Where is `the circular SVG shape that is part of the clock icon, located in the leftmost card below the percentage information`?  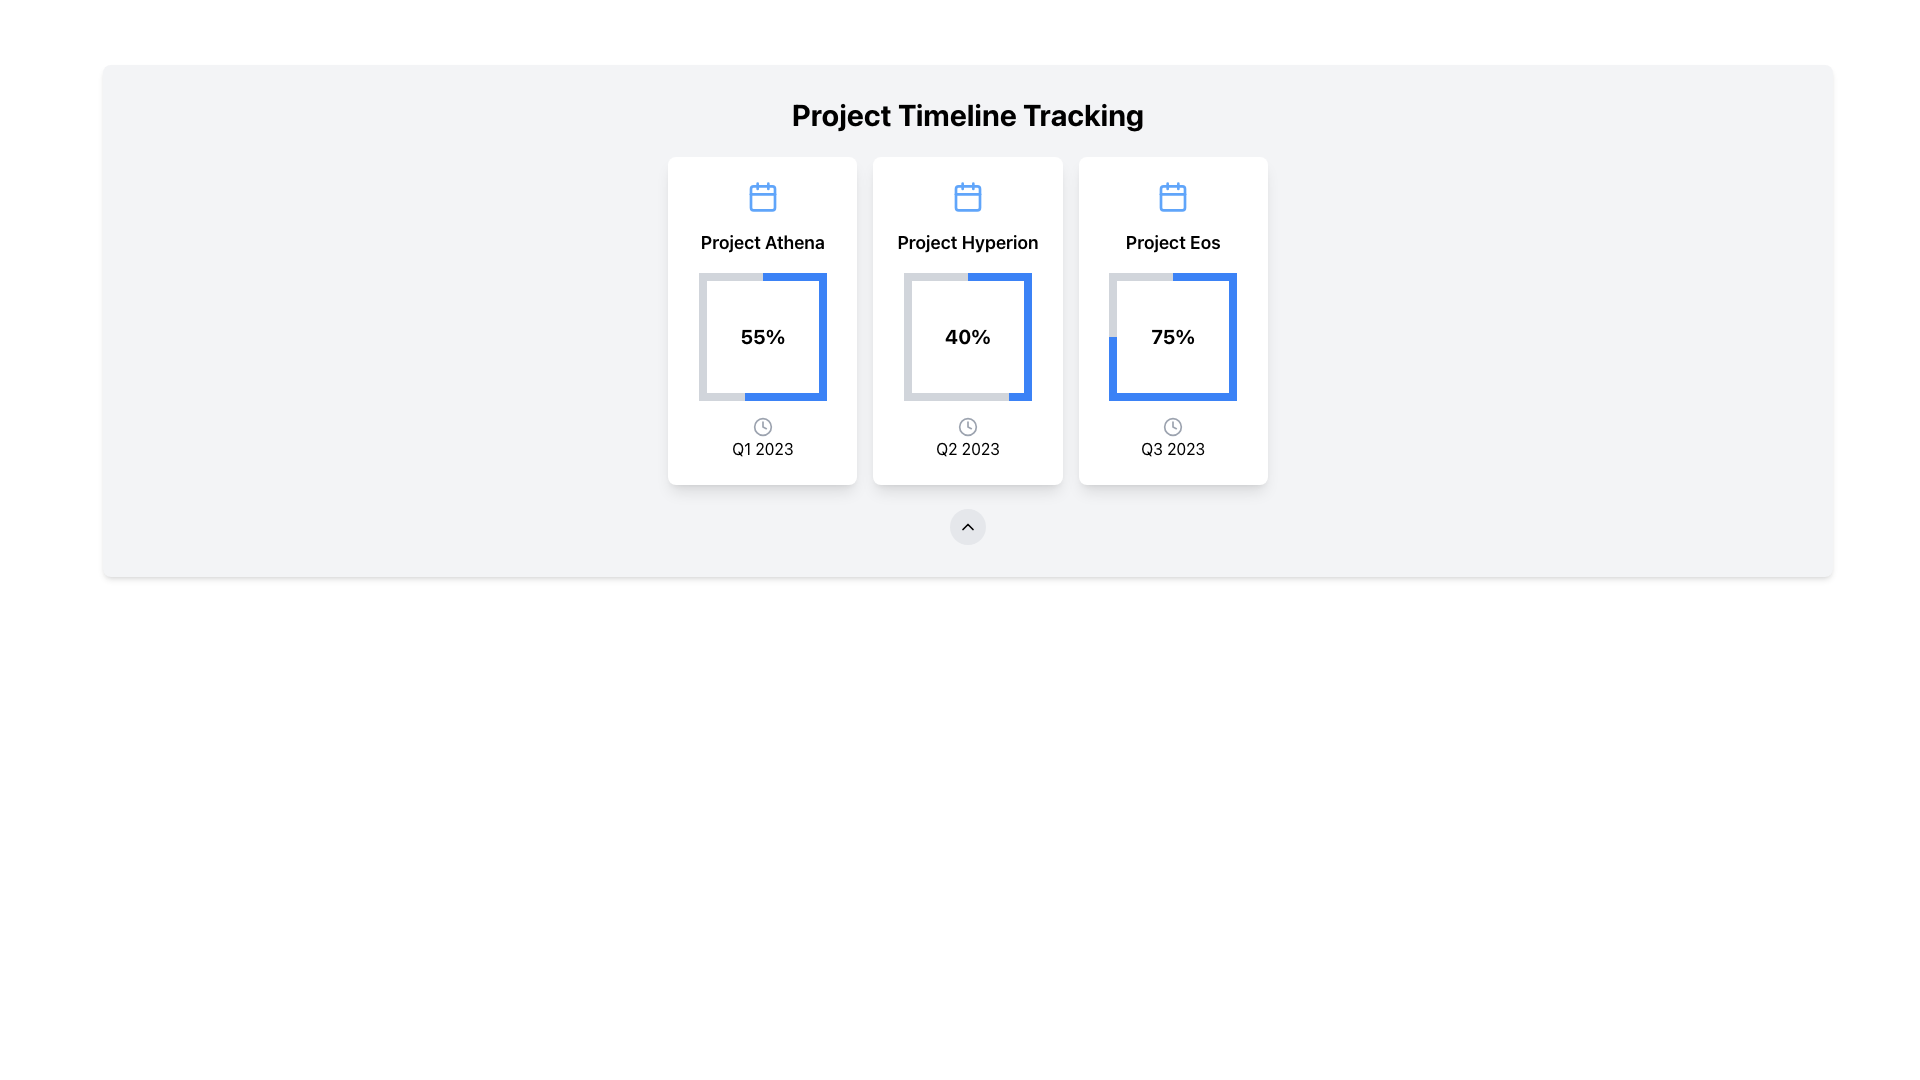 the circular SVG shape that is part of the clock icon, located in the leftmost card below the percentage information is located at coordinates (761, 426).